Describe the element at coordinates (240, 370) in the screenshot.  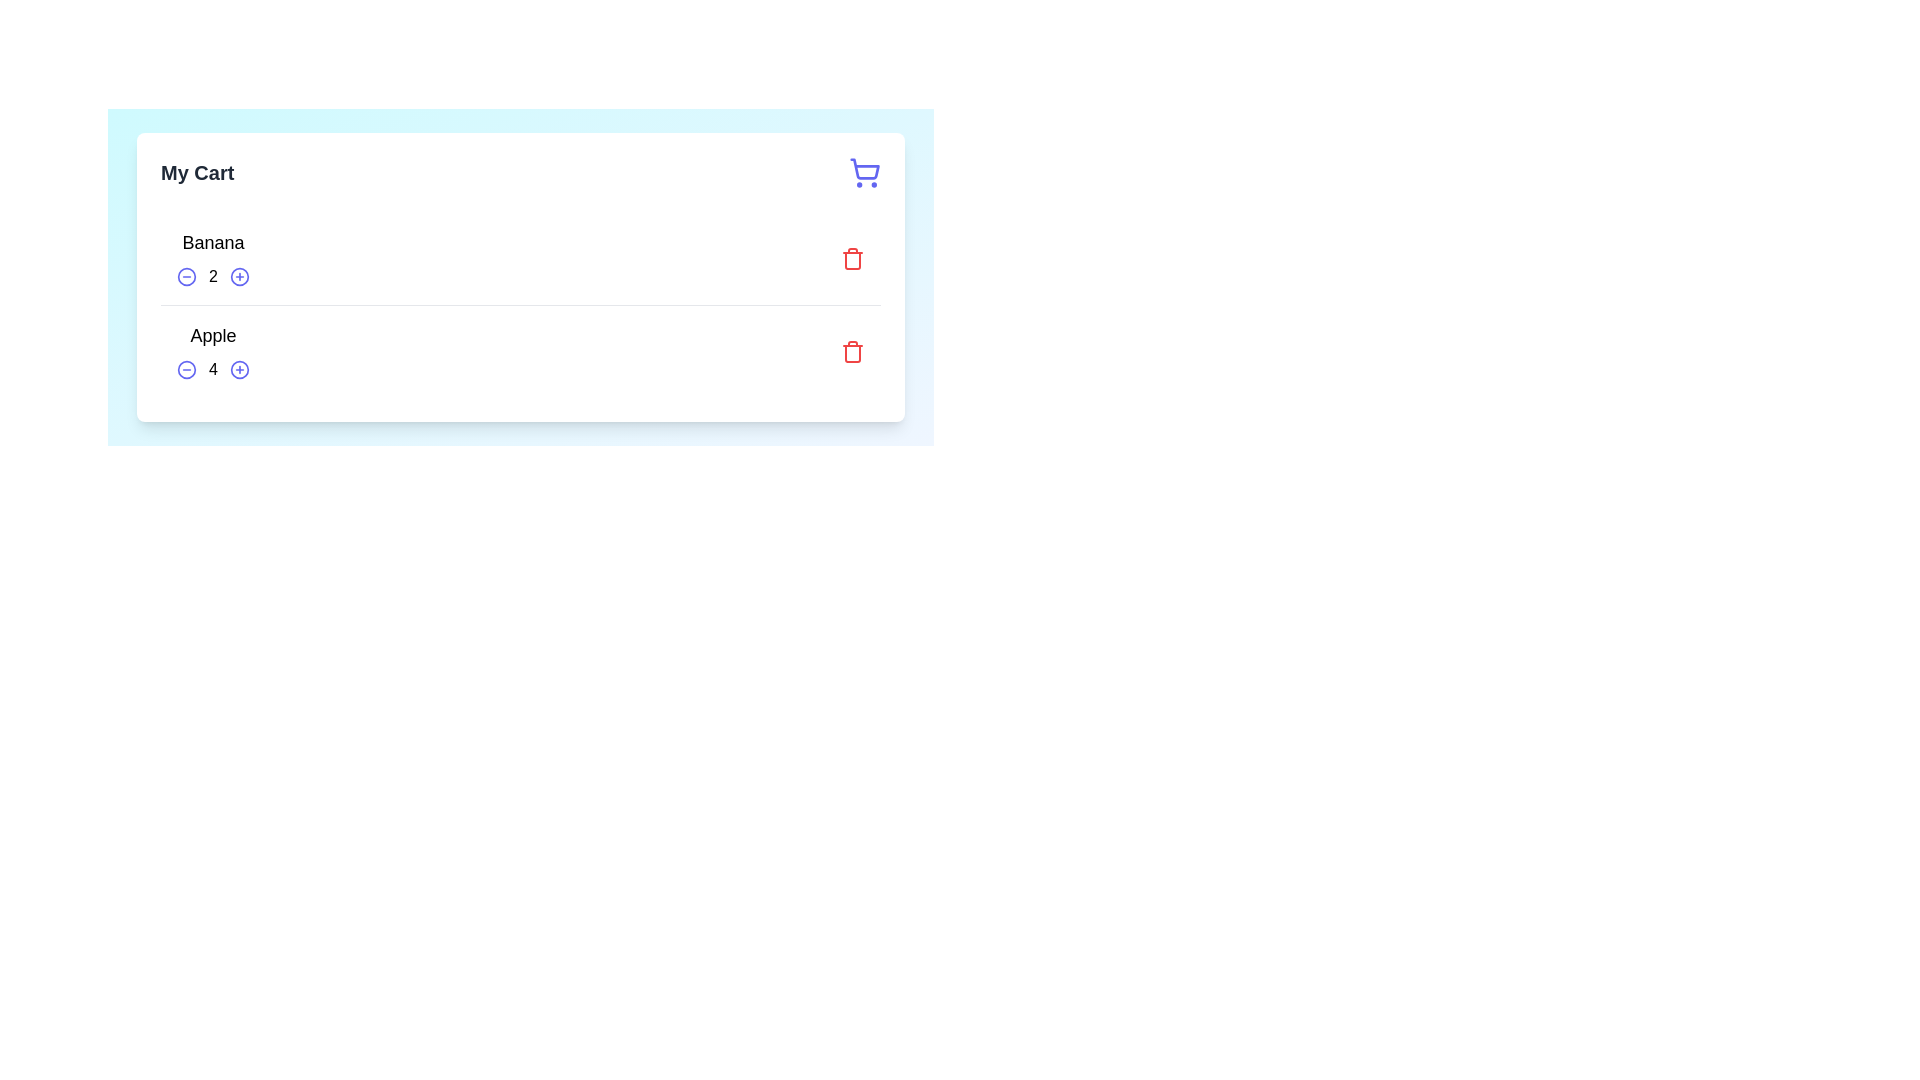
I see `the increment button located to the right of the number '4'` at that location.